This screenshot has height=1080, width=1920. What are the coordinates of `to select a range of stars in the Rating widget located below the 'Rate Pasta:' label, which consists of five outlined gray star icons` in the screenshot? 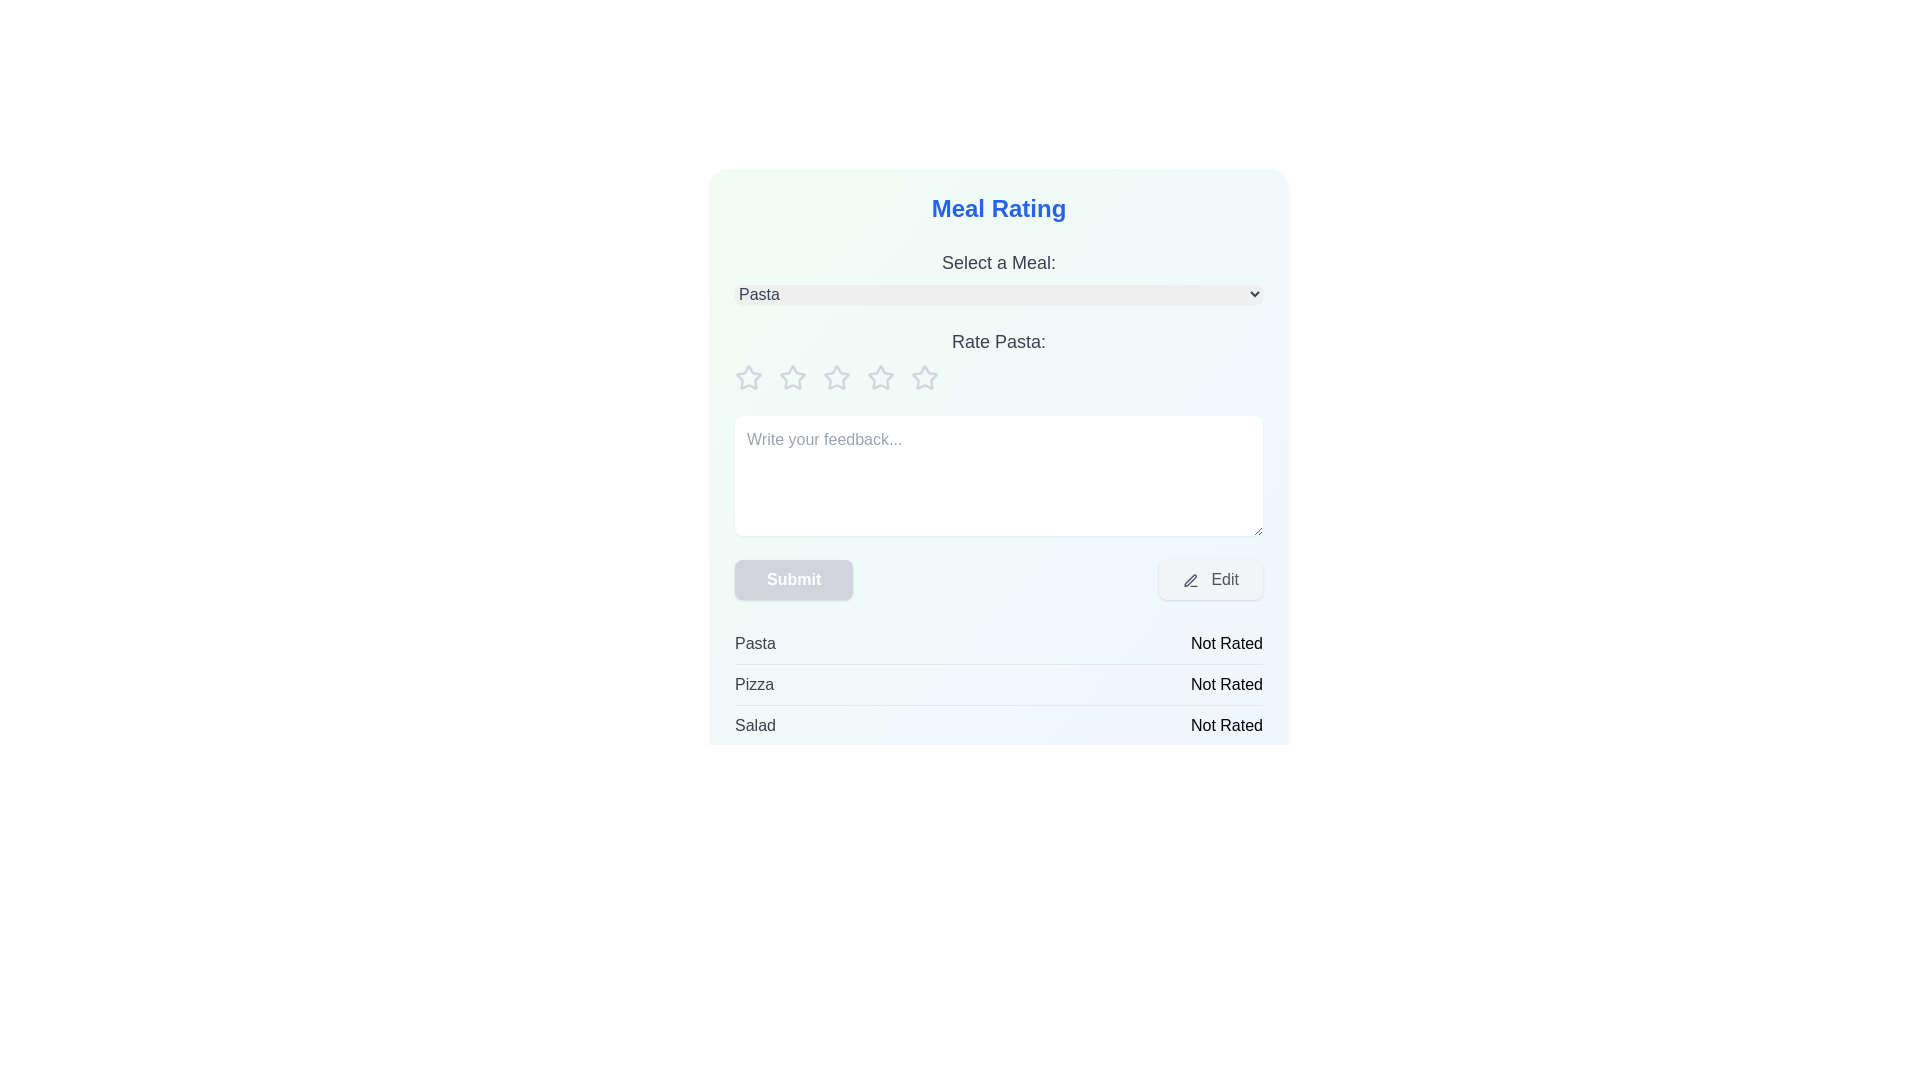 It's located at (998, 378).